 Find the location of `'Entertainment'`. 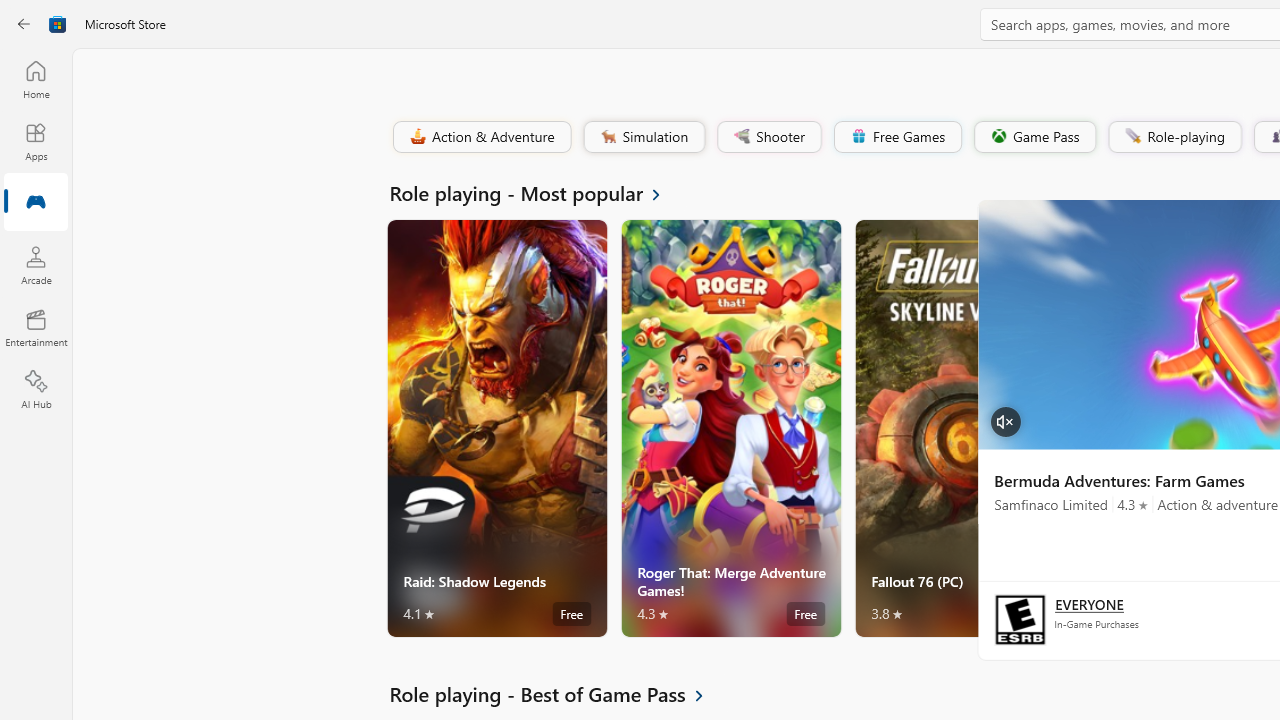

'Entertainment' is located at coordinates (35, 326).